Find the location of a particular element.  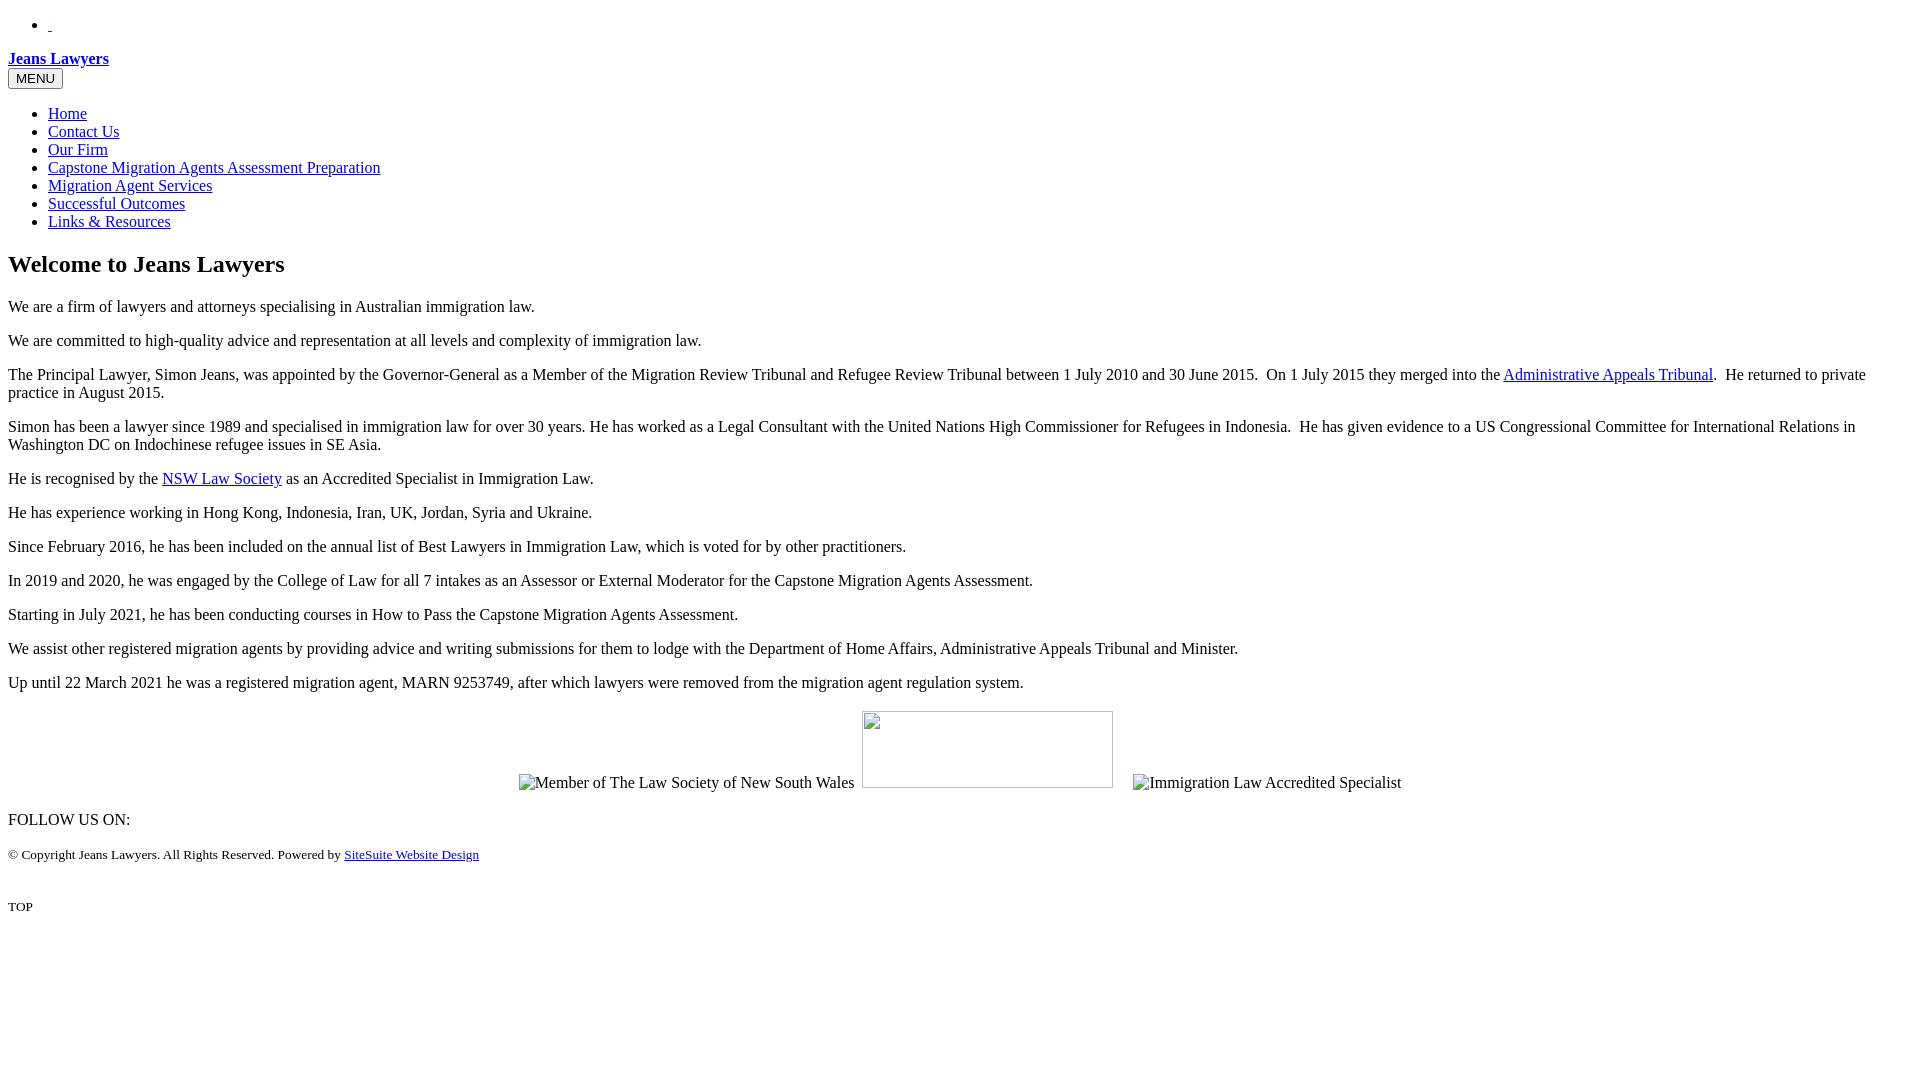

'Call Us Now' is located at coordinates (48, 24).